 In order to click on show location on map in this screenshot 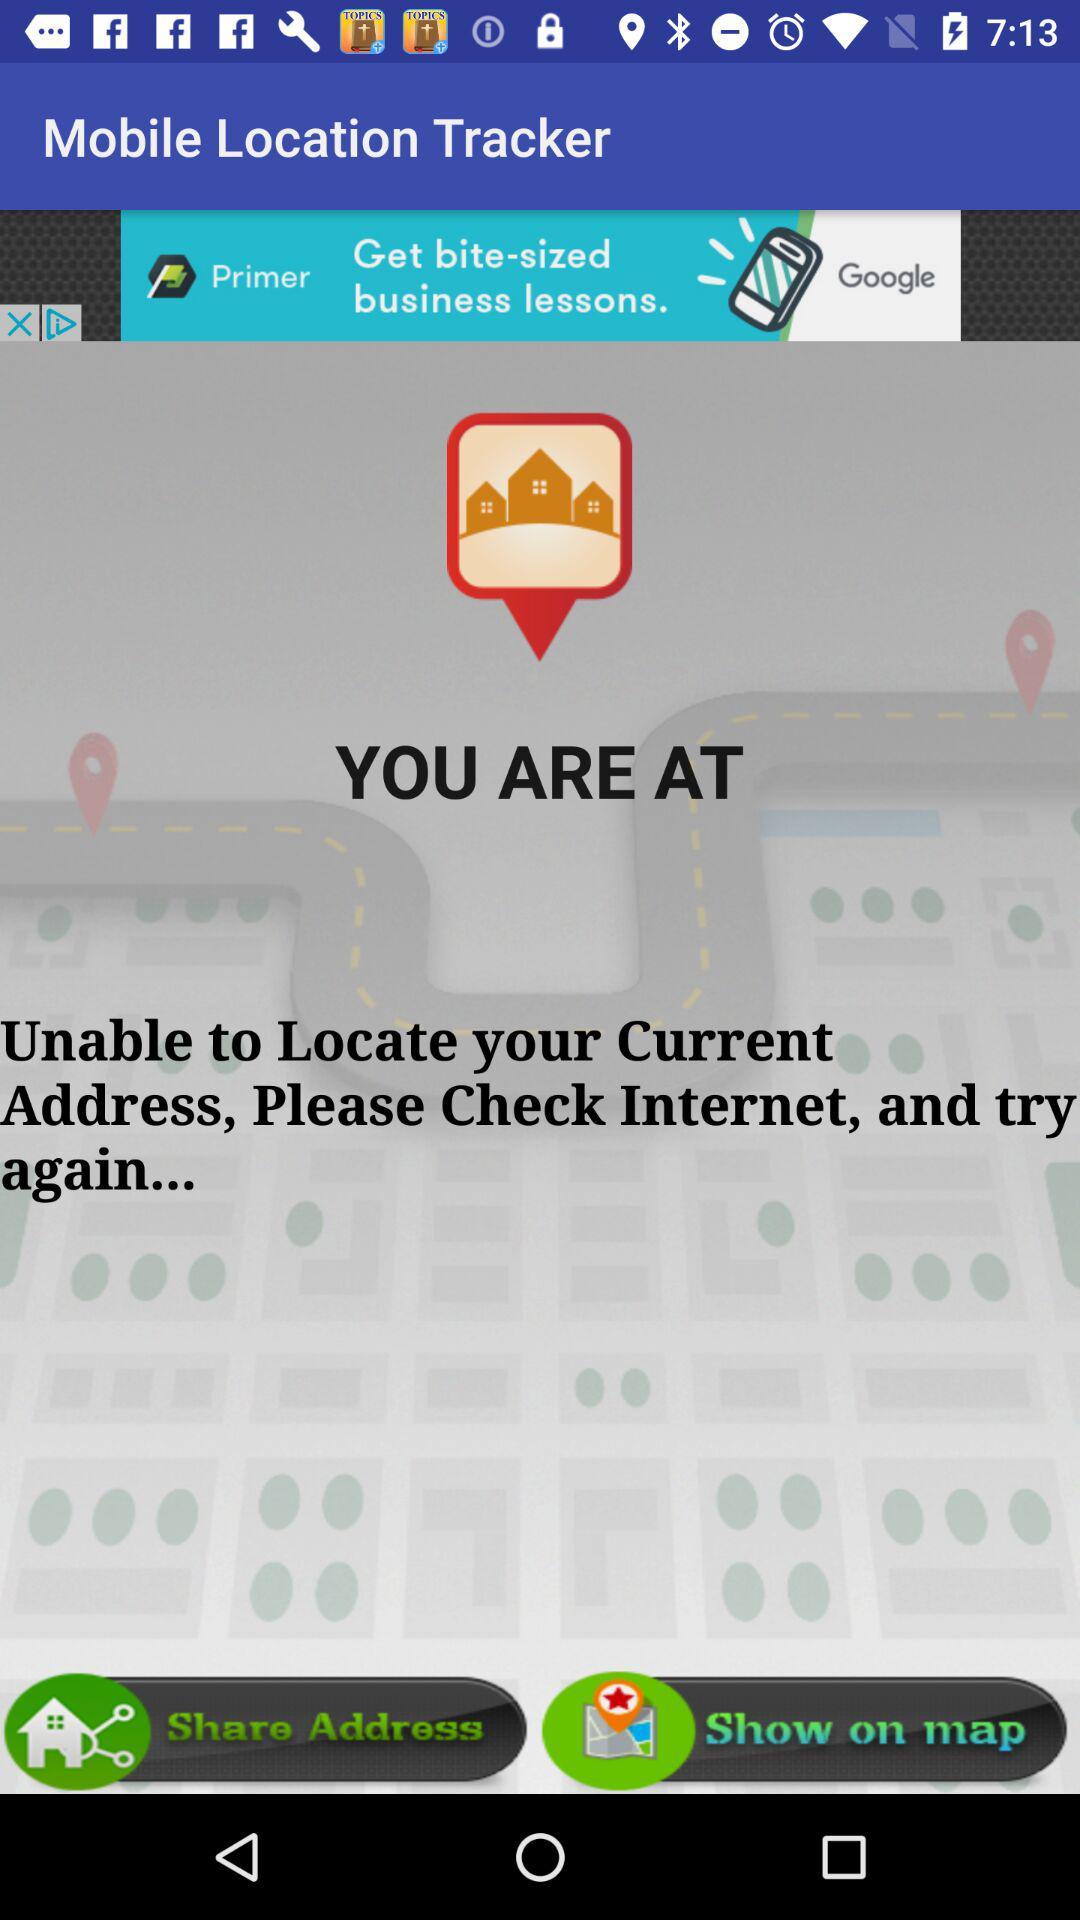, I will do `click(810, 1730)`.